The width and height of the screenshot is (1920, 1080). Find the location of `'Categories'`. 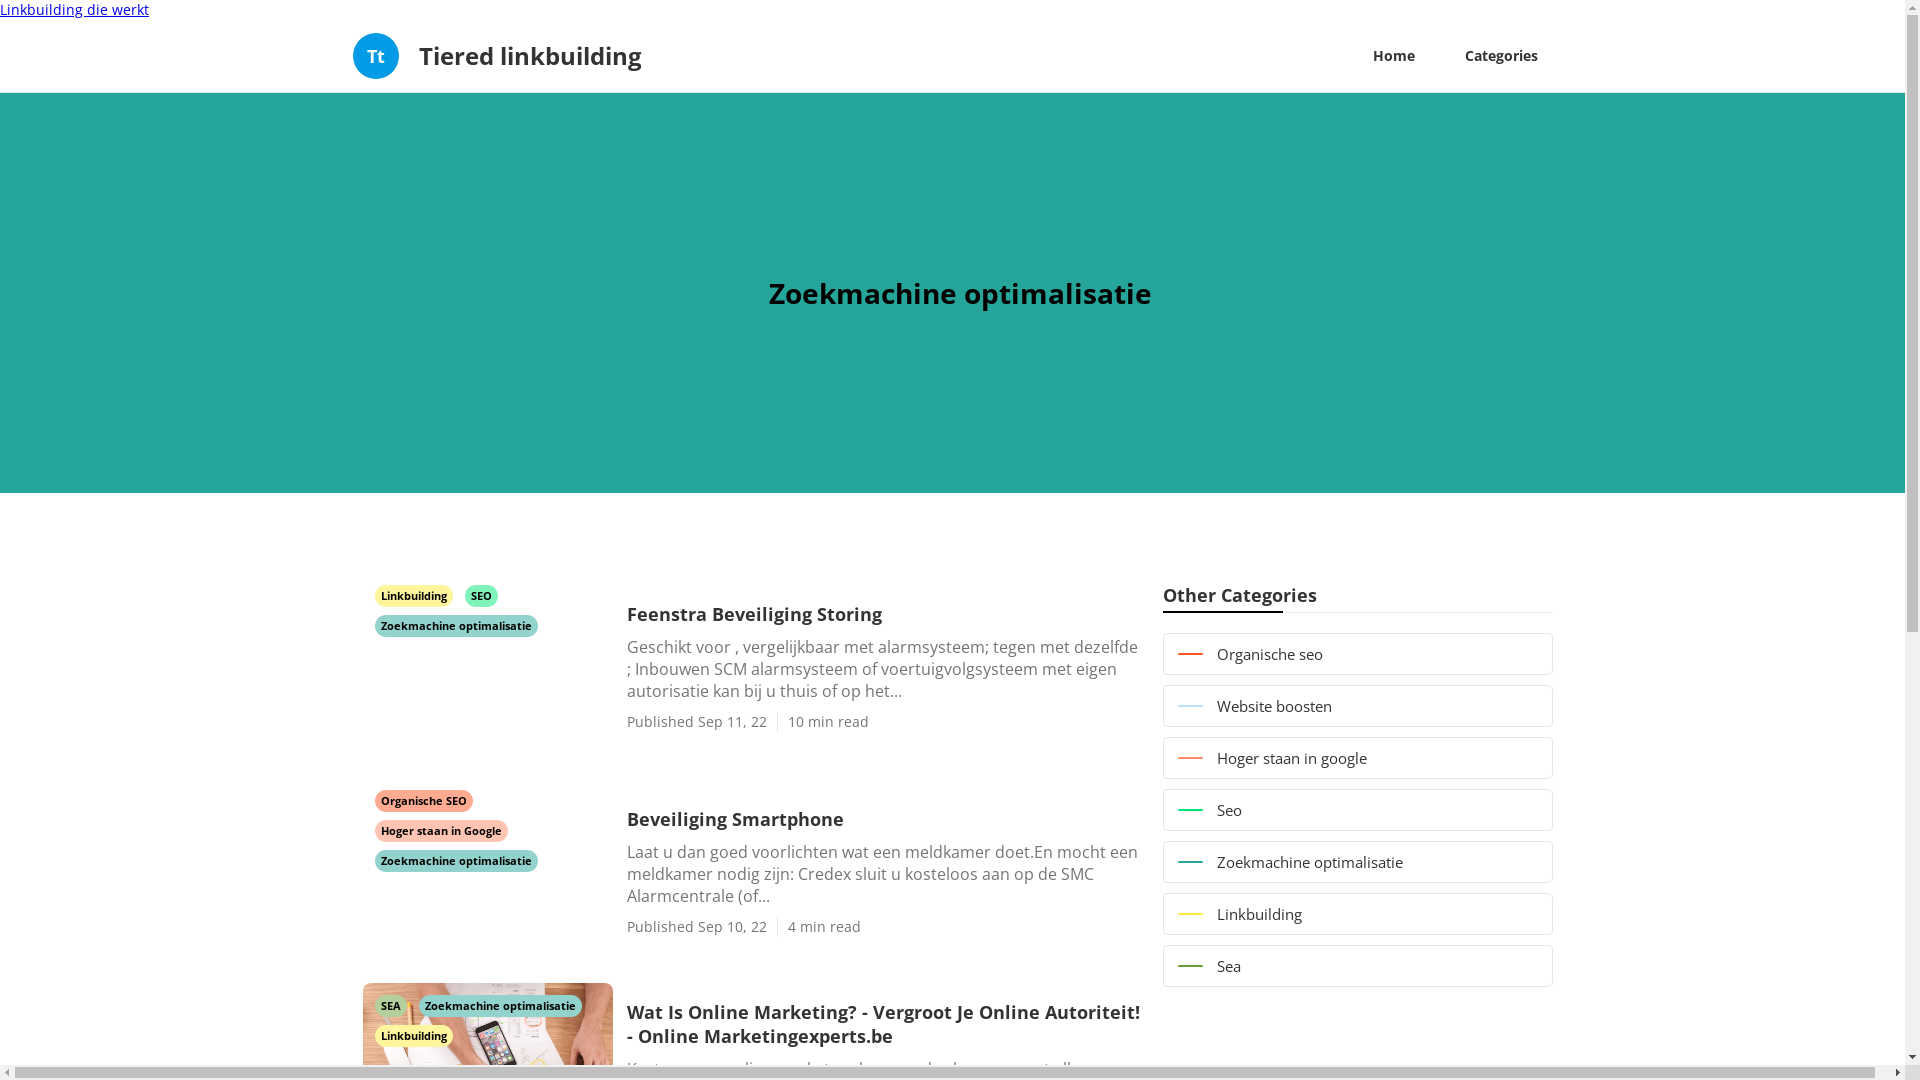

'Categories' is located at coordinates (1501, 55).